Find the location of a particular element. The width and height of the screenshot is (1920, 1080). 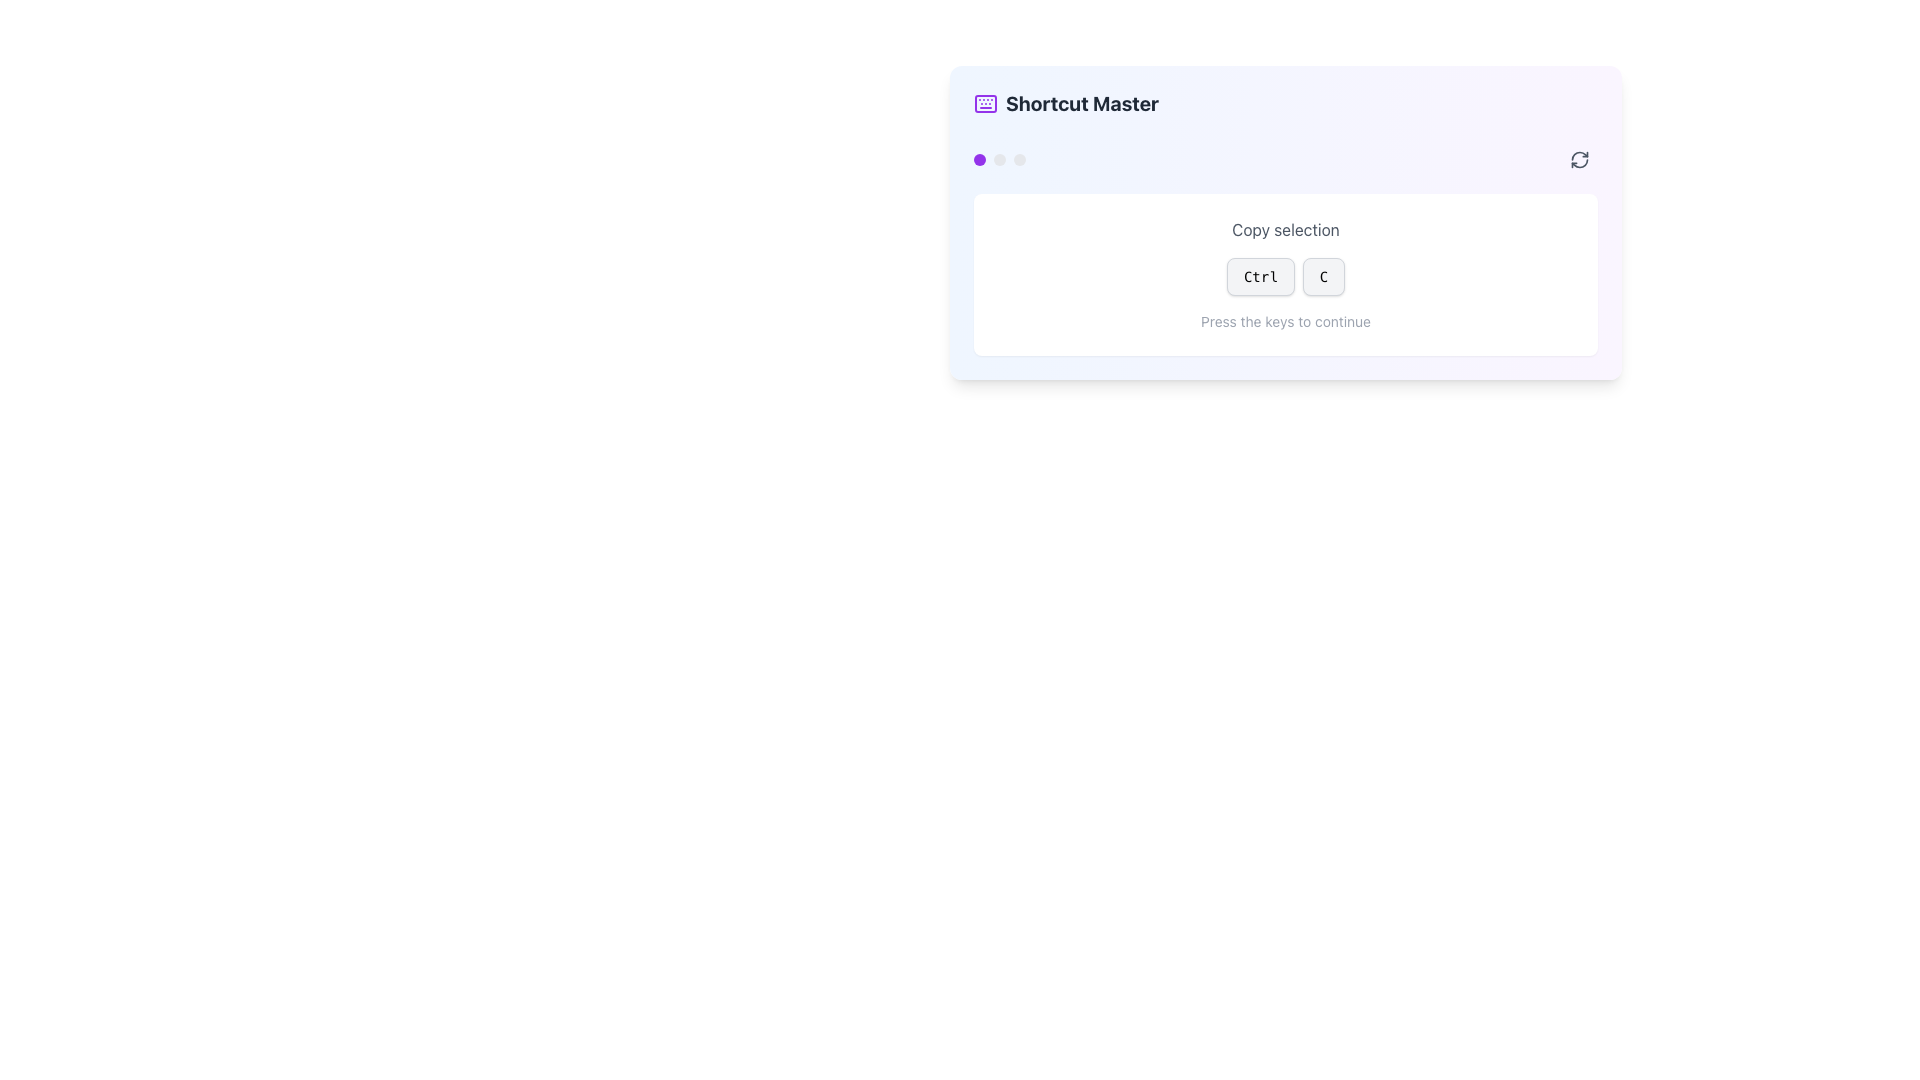

the purple progress dot in the Progress Indicator is located at coordinates (999, 158).